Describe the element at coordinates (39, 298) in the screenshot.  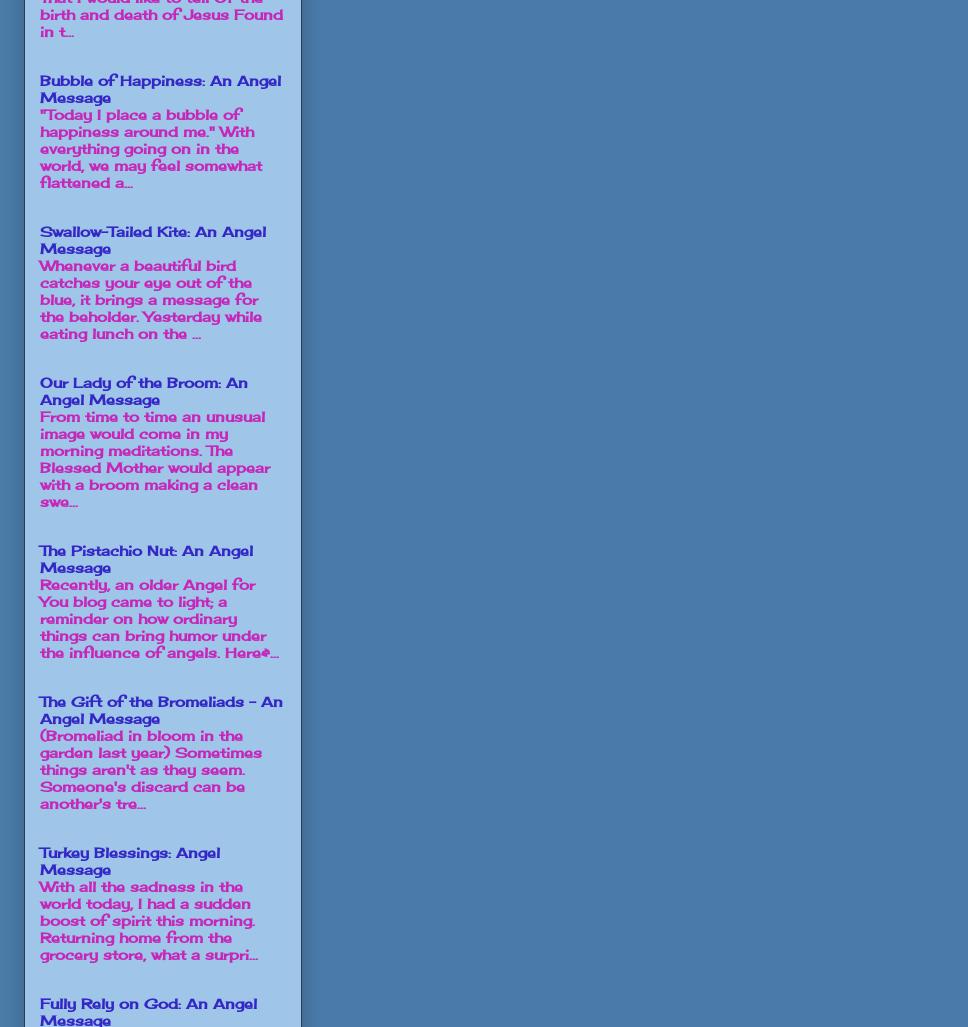
I see `'Whenever a beautiful bird catches your eye out of the blue, it brings a message for the beholder. Yesterday while eating lunch on the ...'` at that location.